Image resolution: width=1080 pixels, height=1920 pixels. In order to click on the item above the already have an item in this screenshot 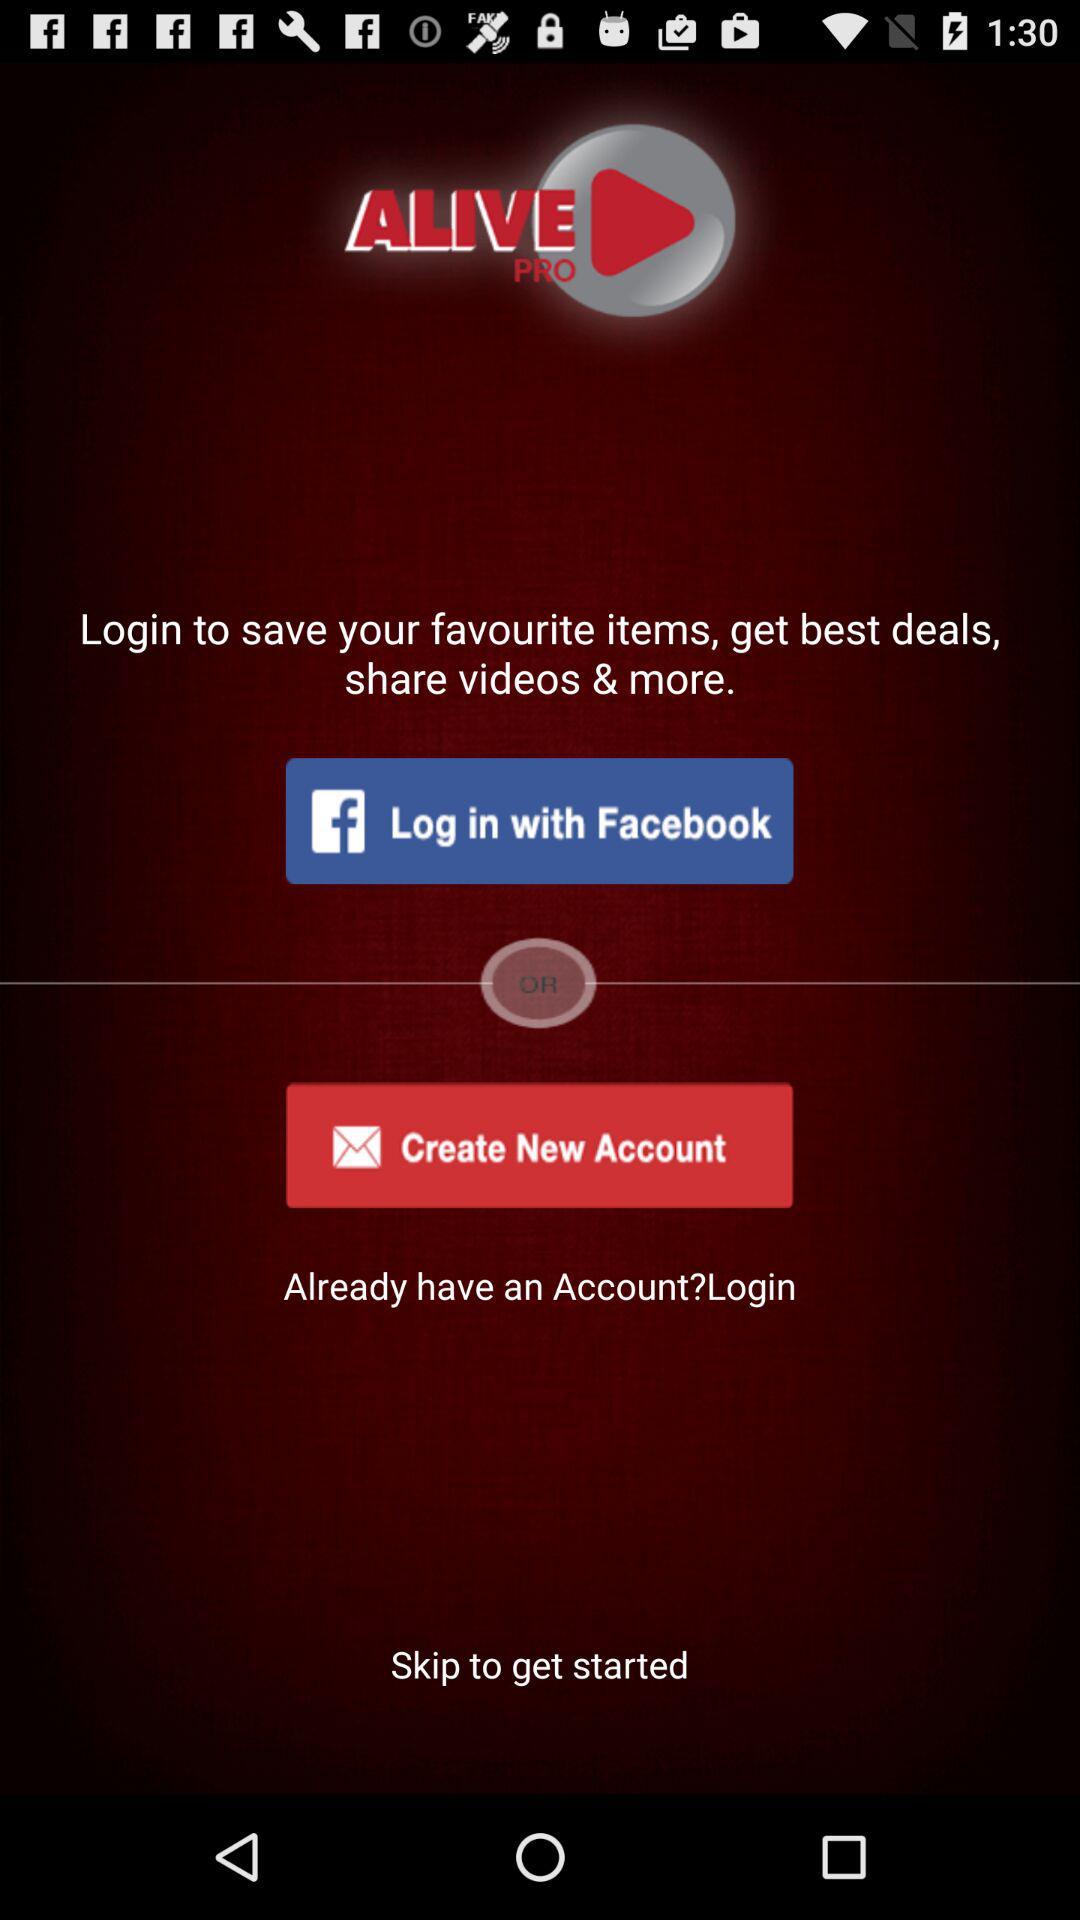, I will do `click(538, 1145)`.